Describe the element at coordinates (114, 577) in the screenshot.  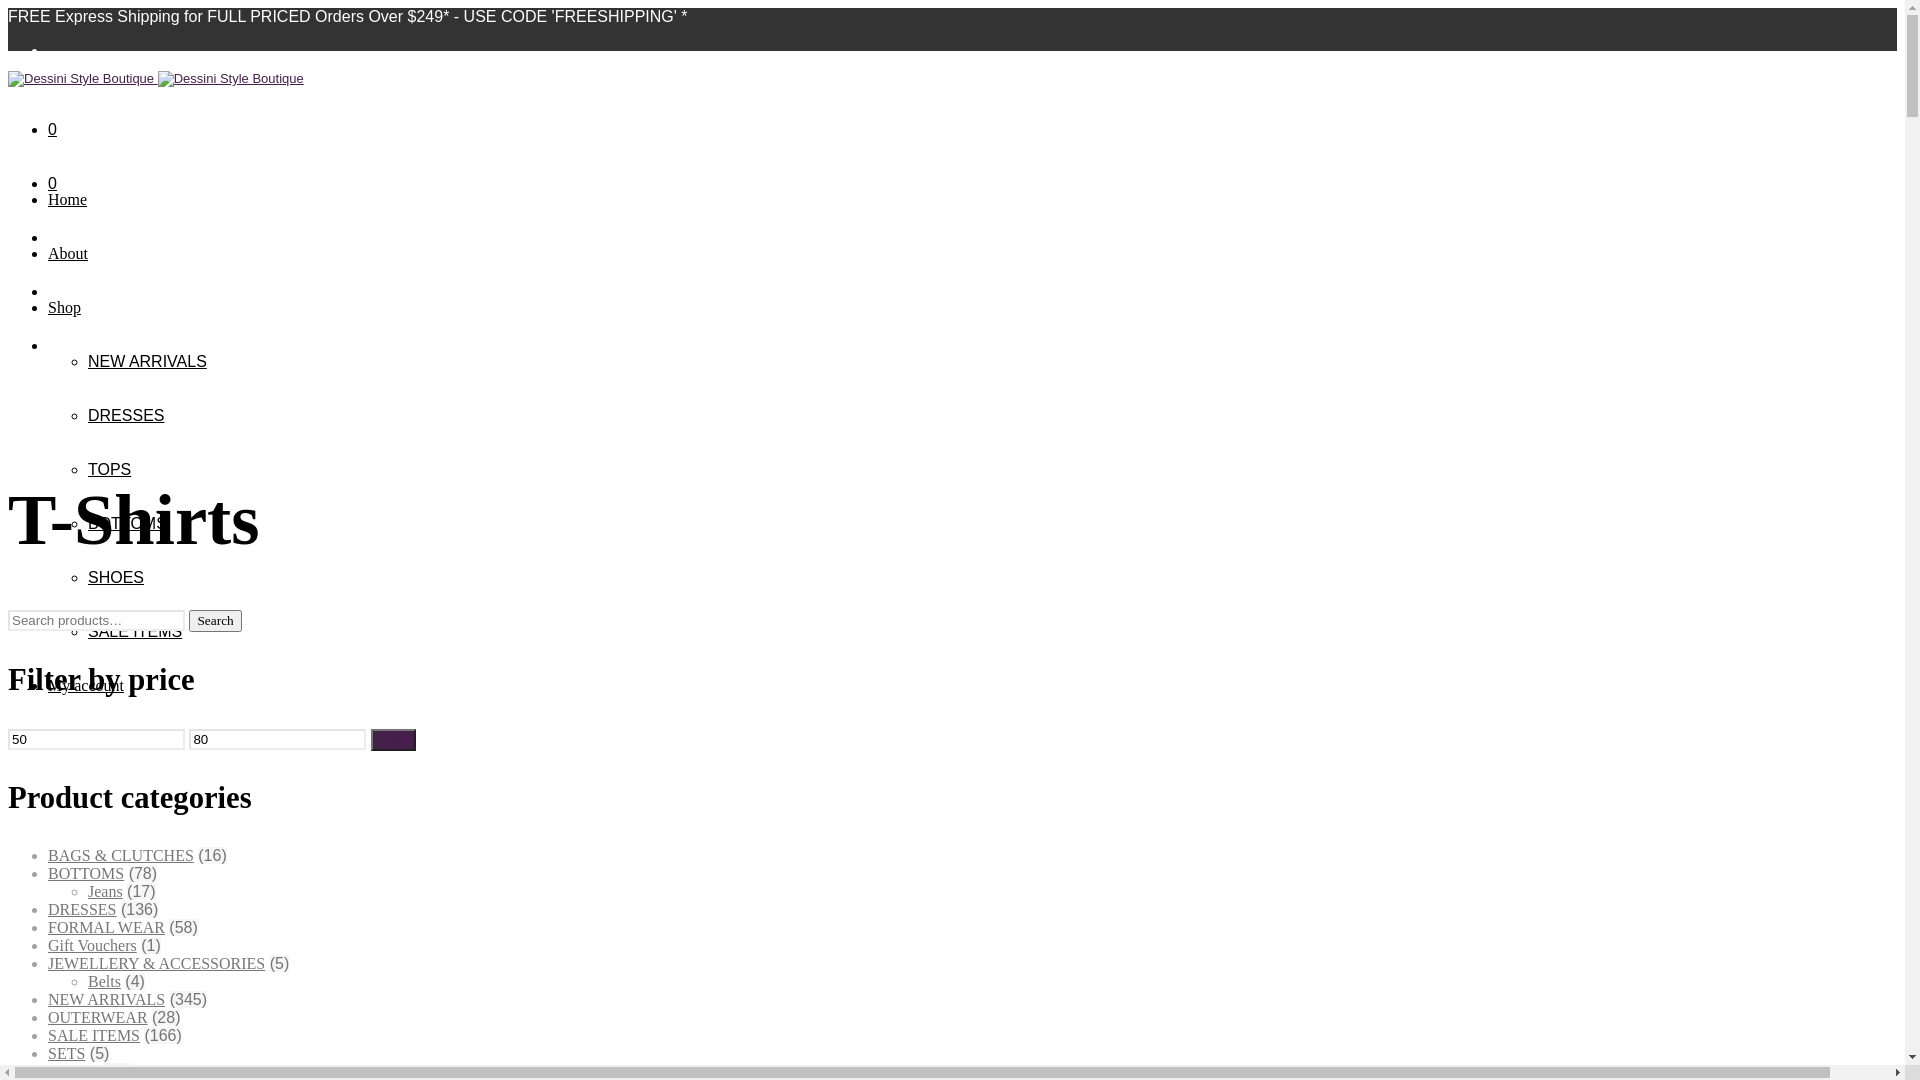
I see `'SHOES'` at that location.